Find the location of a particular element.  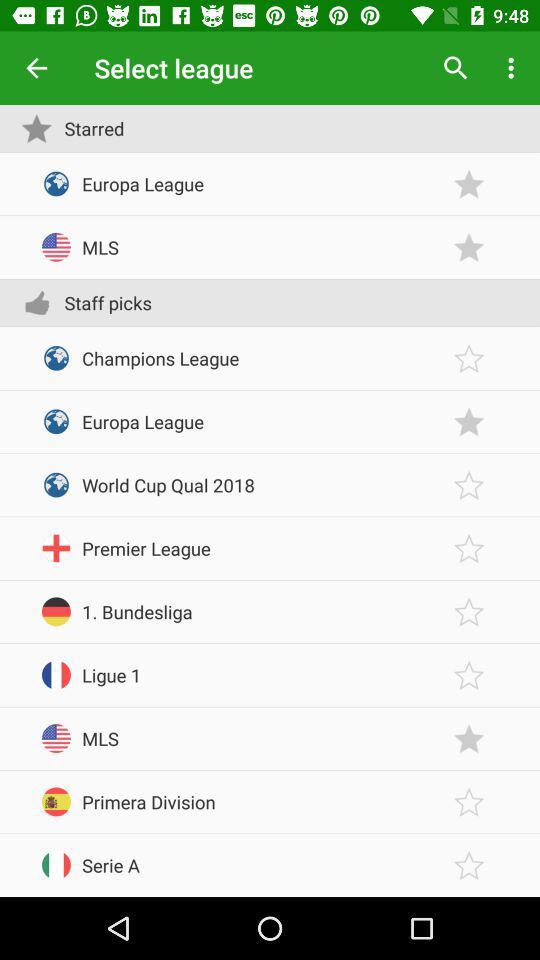

the league is located at coordinates (469, 548).